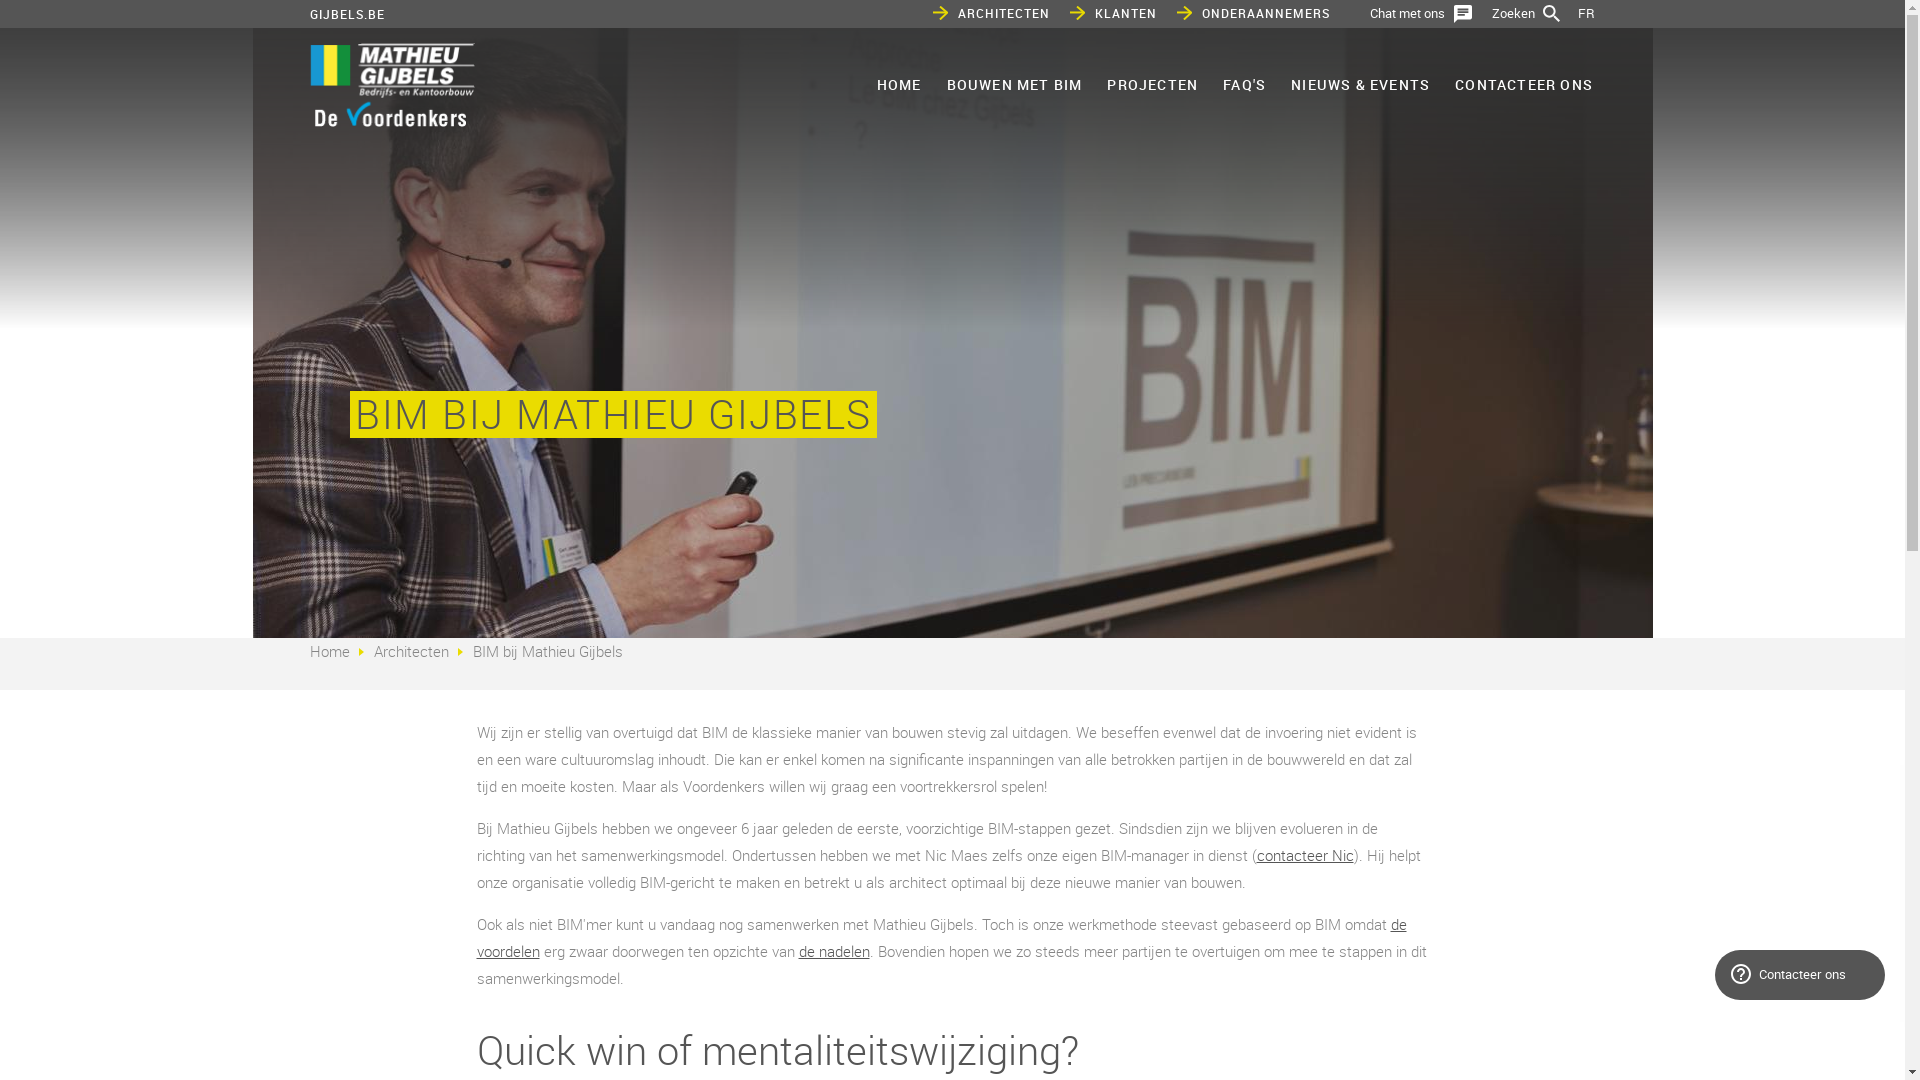  Describe the element at coordinates (991, 13) in the screenshot. I see `'ARCHITECTEN'` at that location.